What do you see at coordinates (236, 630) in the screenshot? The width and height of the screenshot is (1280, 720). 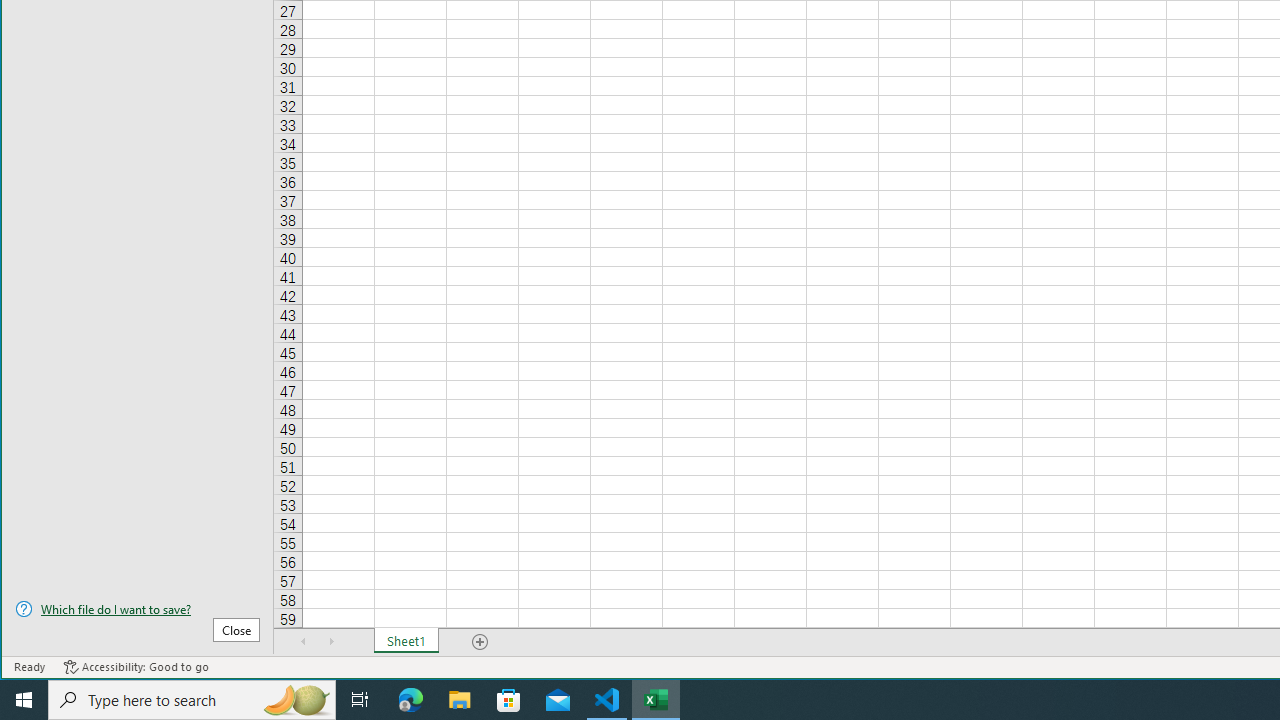 I see `'Close'` at bounding box center [236, 630].